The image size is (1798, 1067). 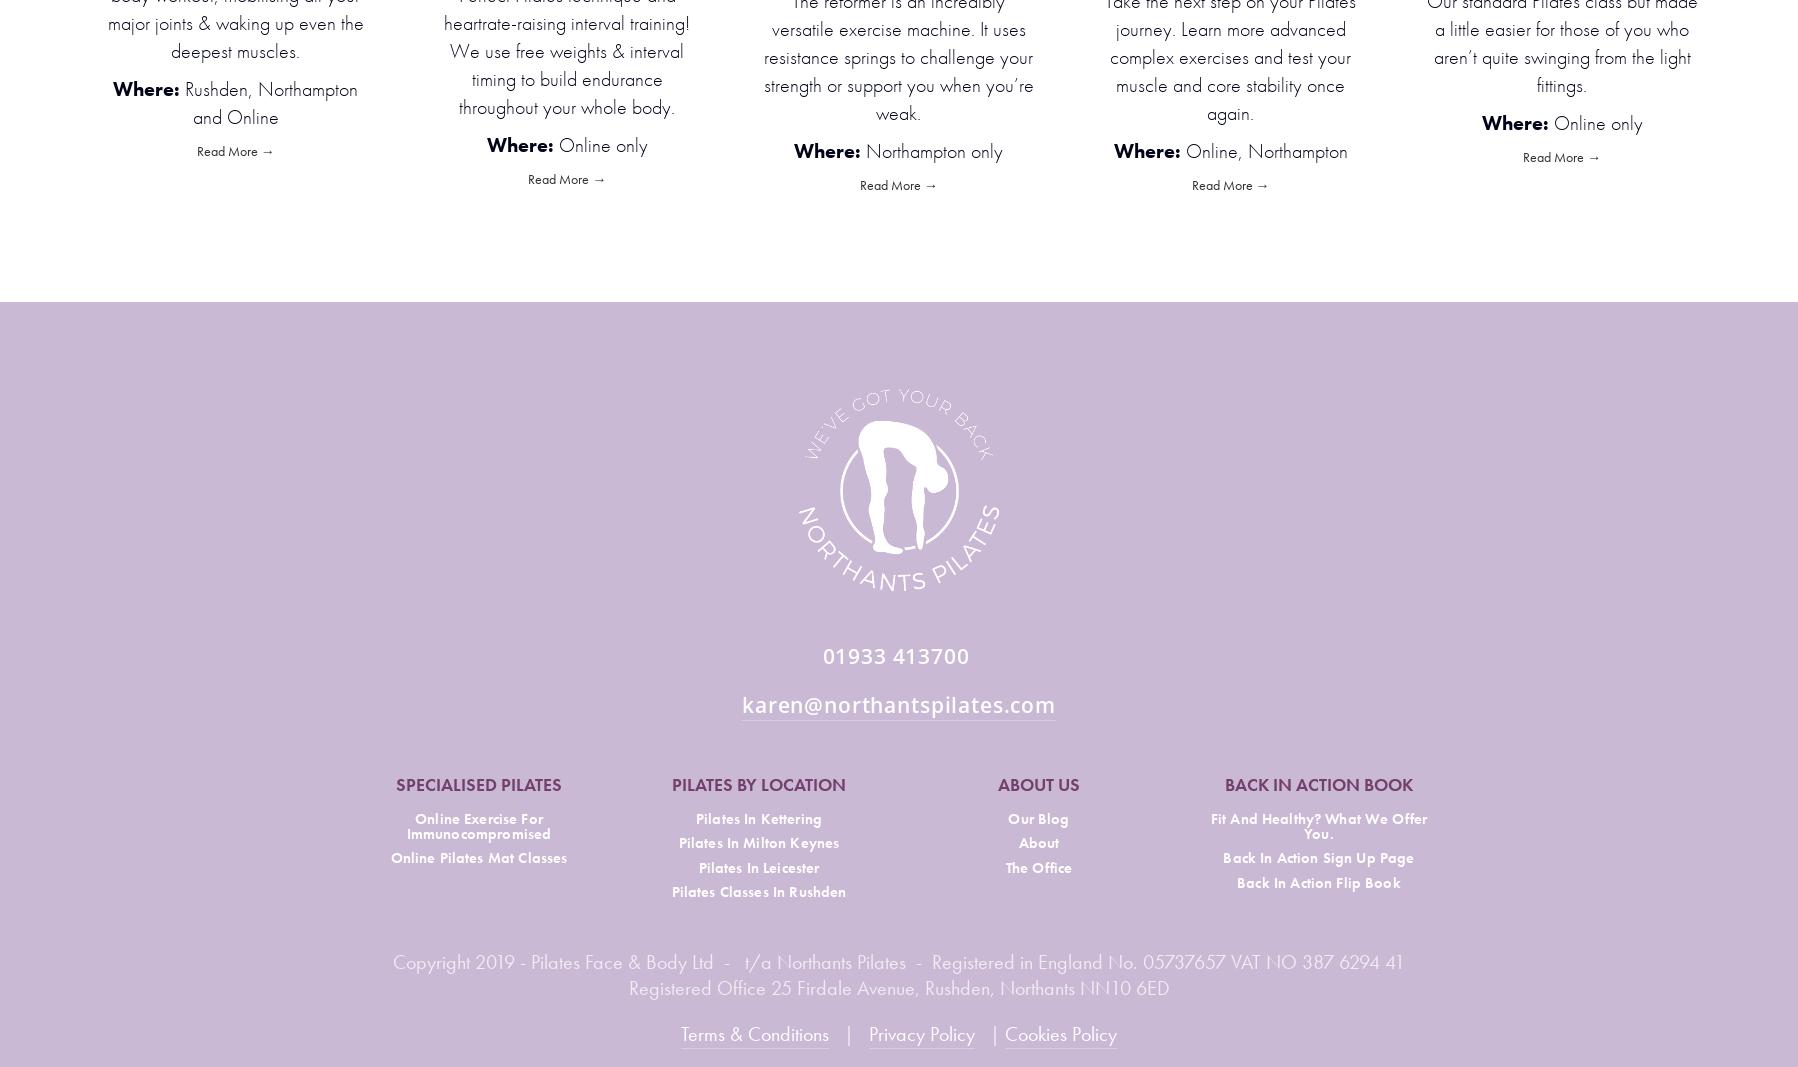 I want to click on '01933 413700', so click(x=898, y=655).